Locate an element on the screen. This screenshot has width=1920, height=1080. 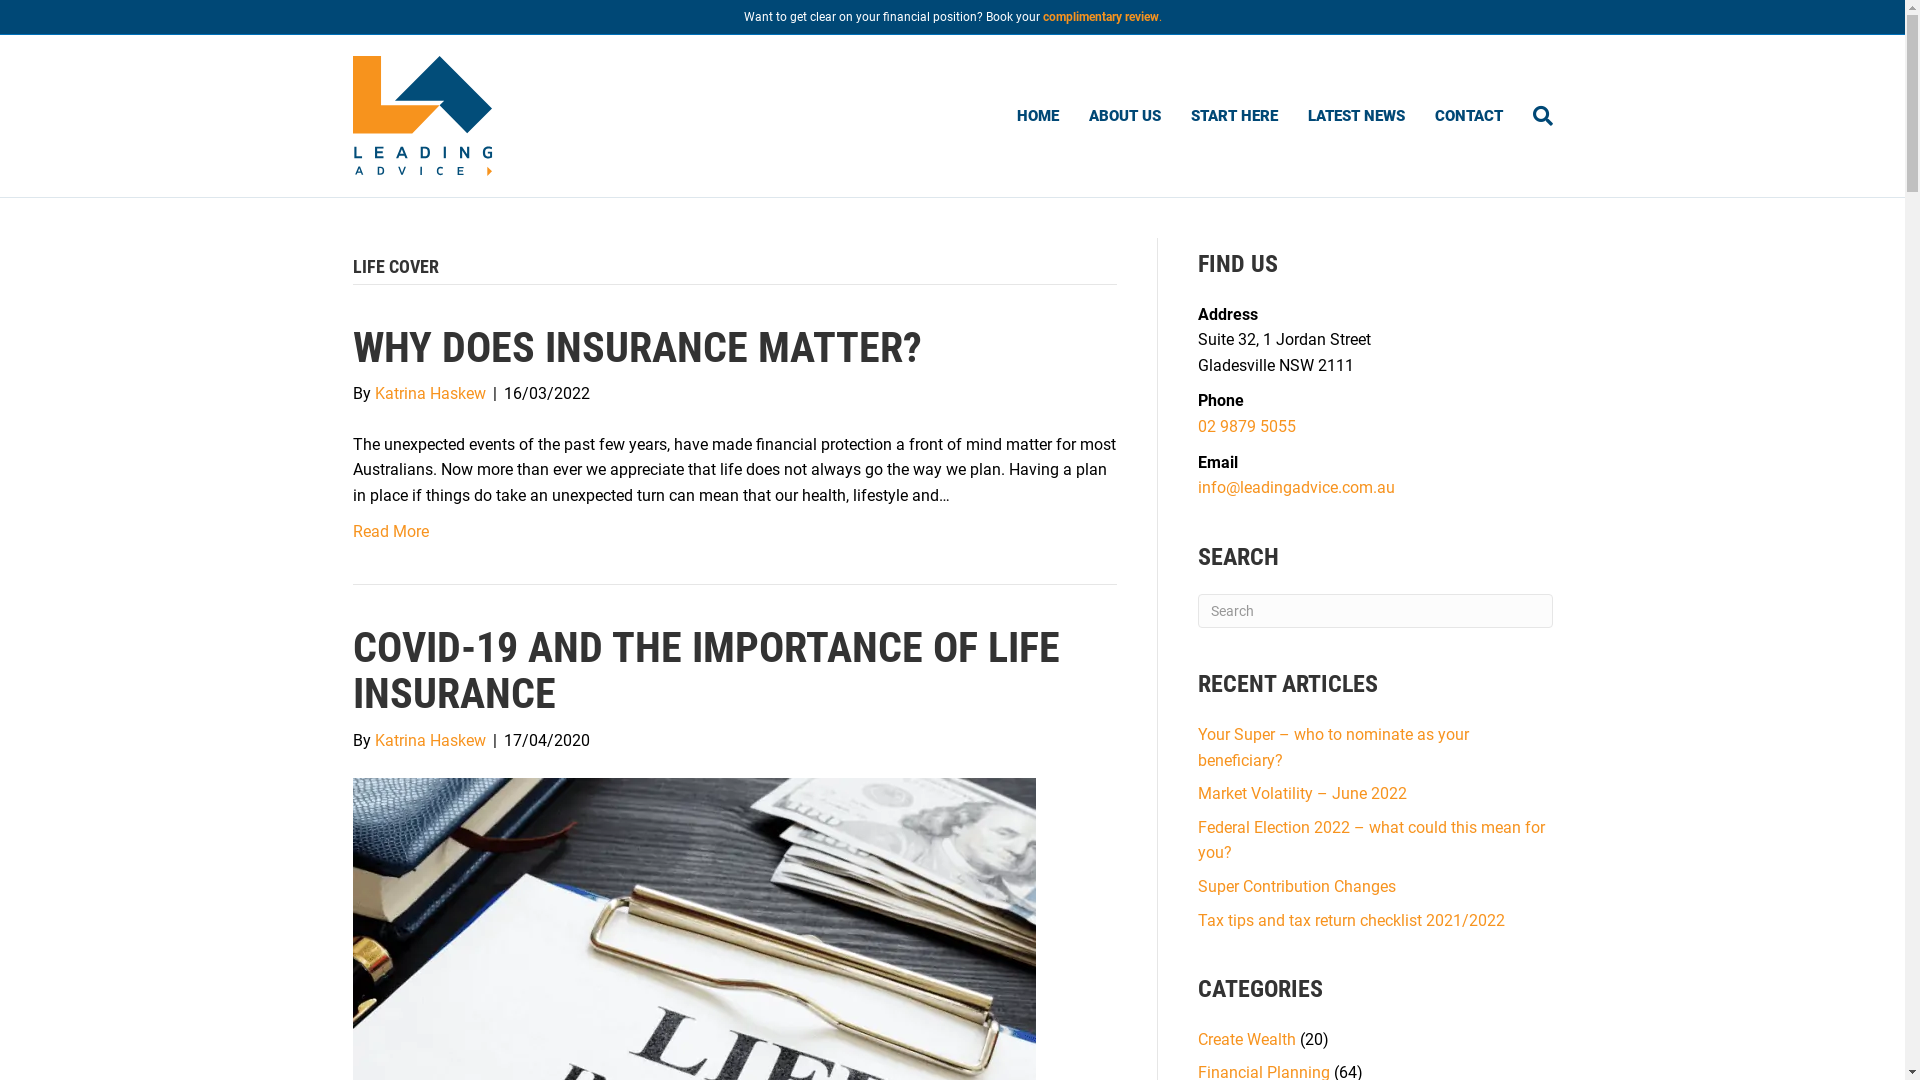
'.' is located at coordinates (1159, 16).